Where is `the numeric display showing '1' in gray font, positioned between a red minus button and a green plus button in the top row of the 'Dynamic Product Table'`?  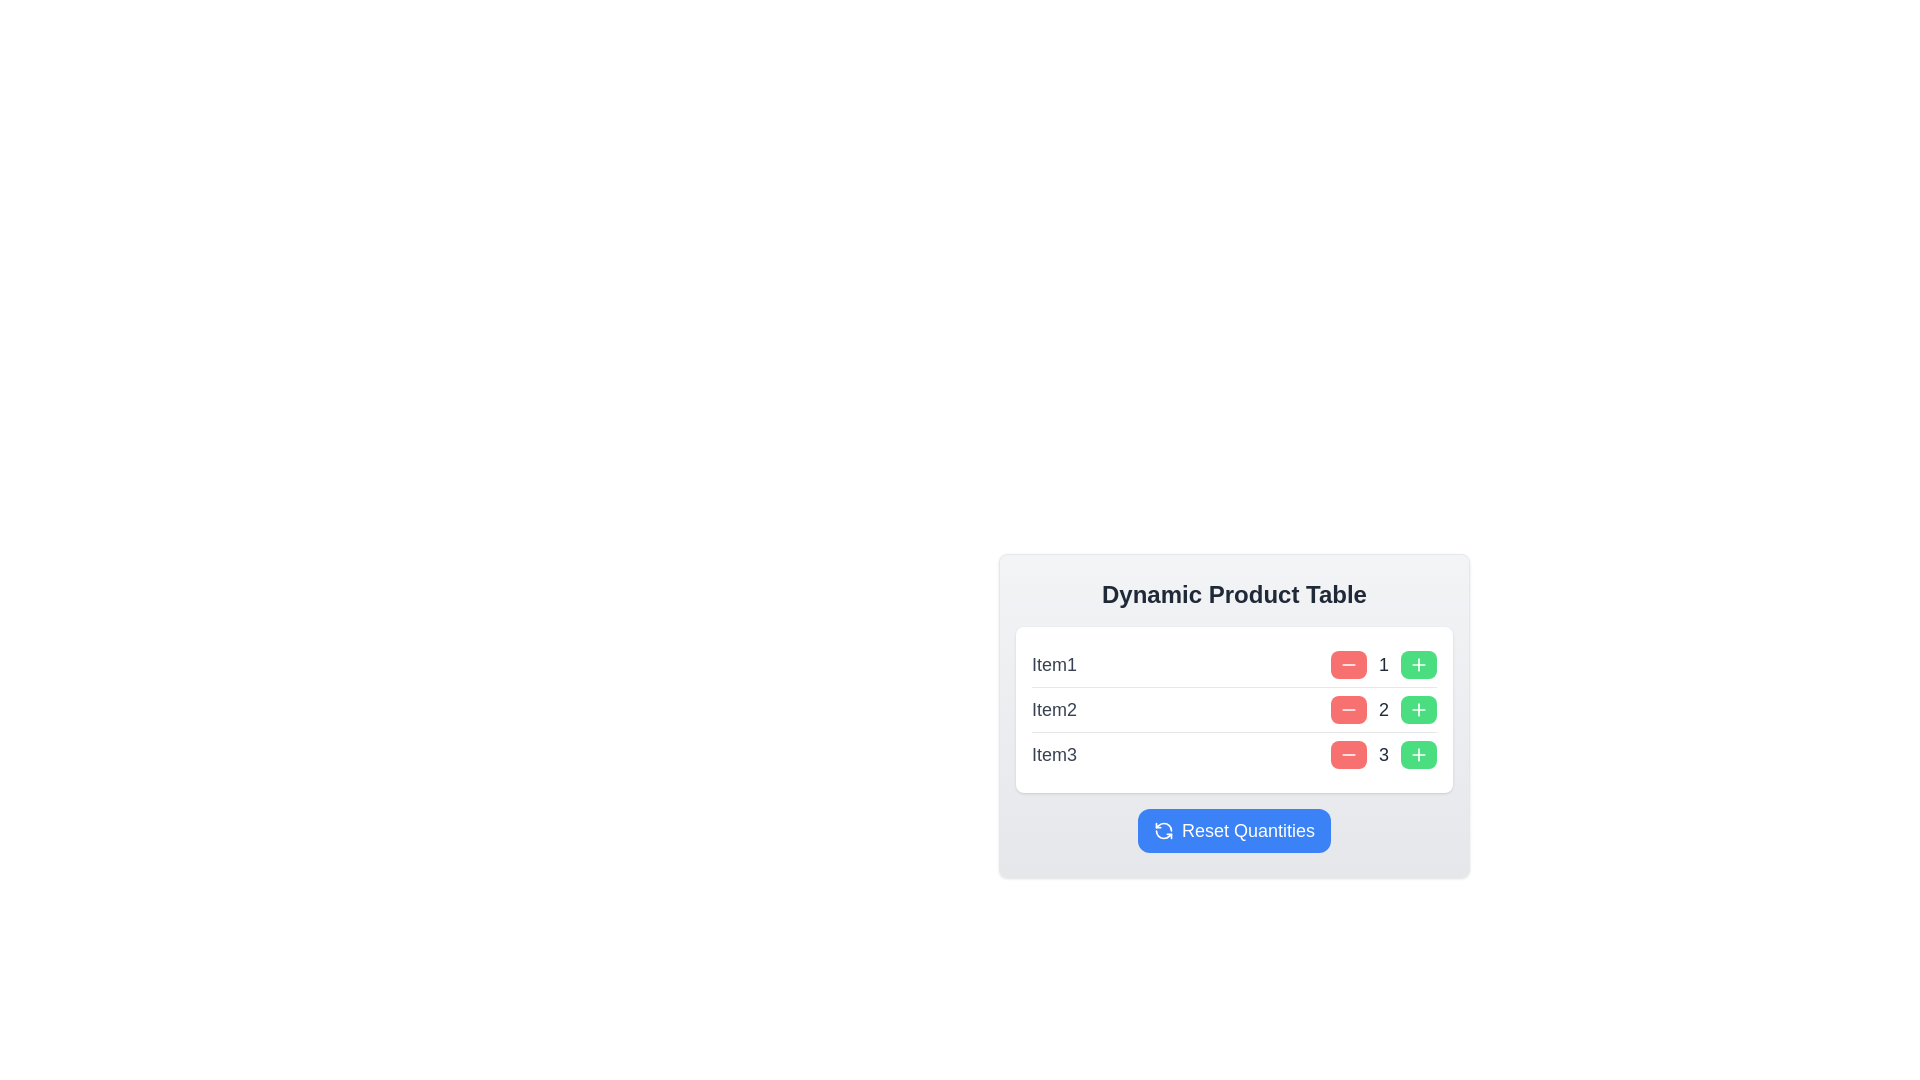 the numeric display showing '1' in gray font, positioned between a red minus button and a green plus button in the top row of the 'Dynamic Product Table' is located at coordinates (1382, 664).